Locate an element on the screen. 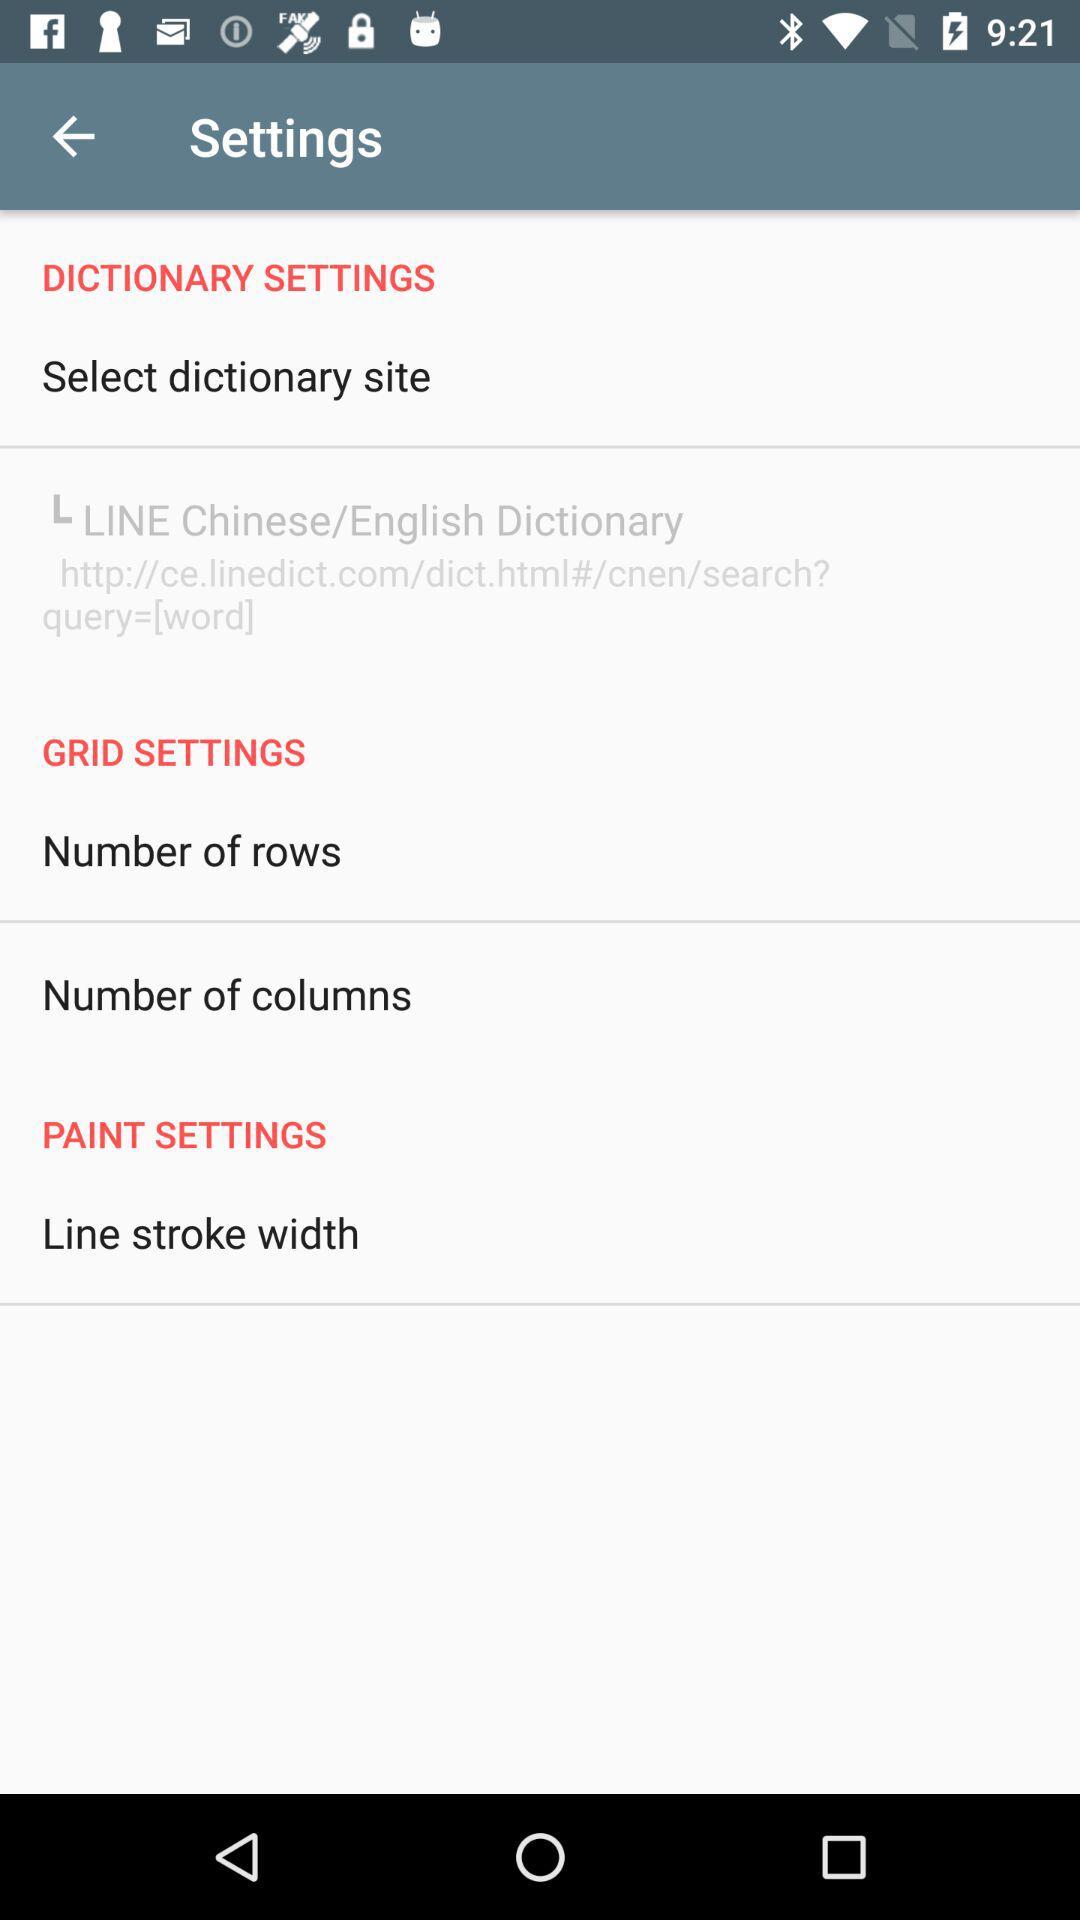  the line stroke width icon is located at coordinates (200, 1231).